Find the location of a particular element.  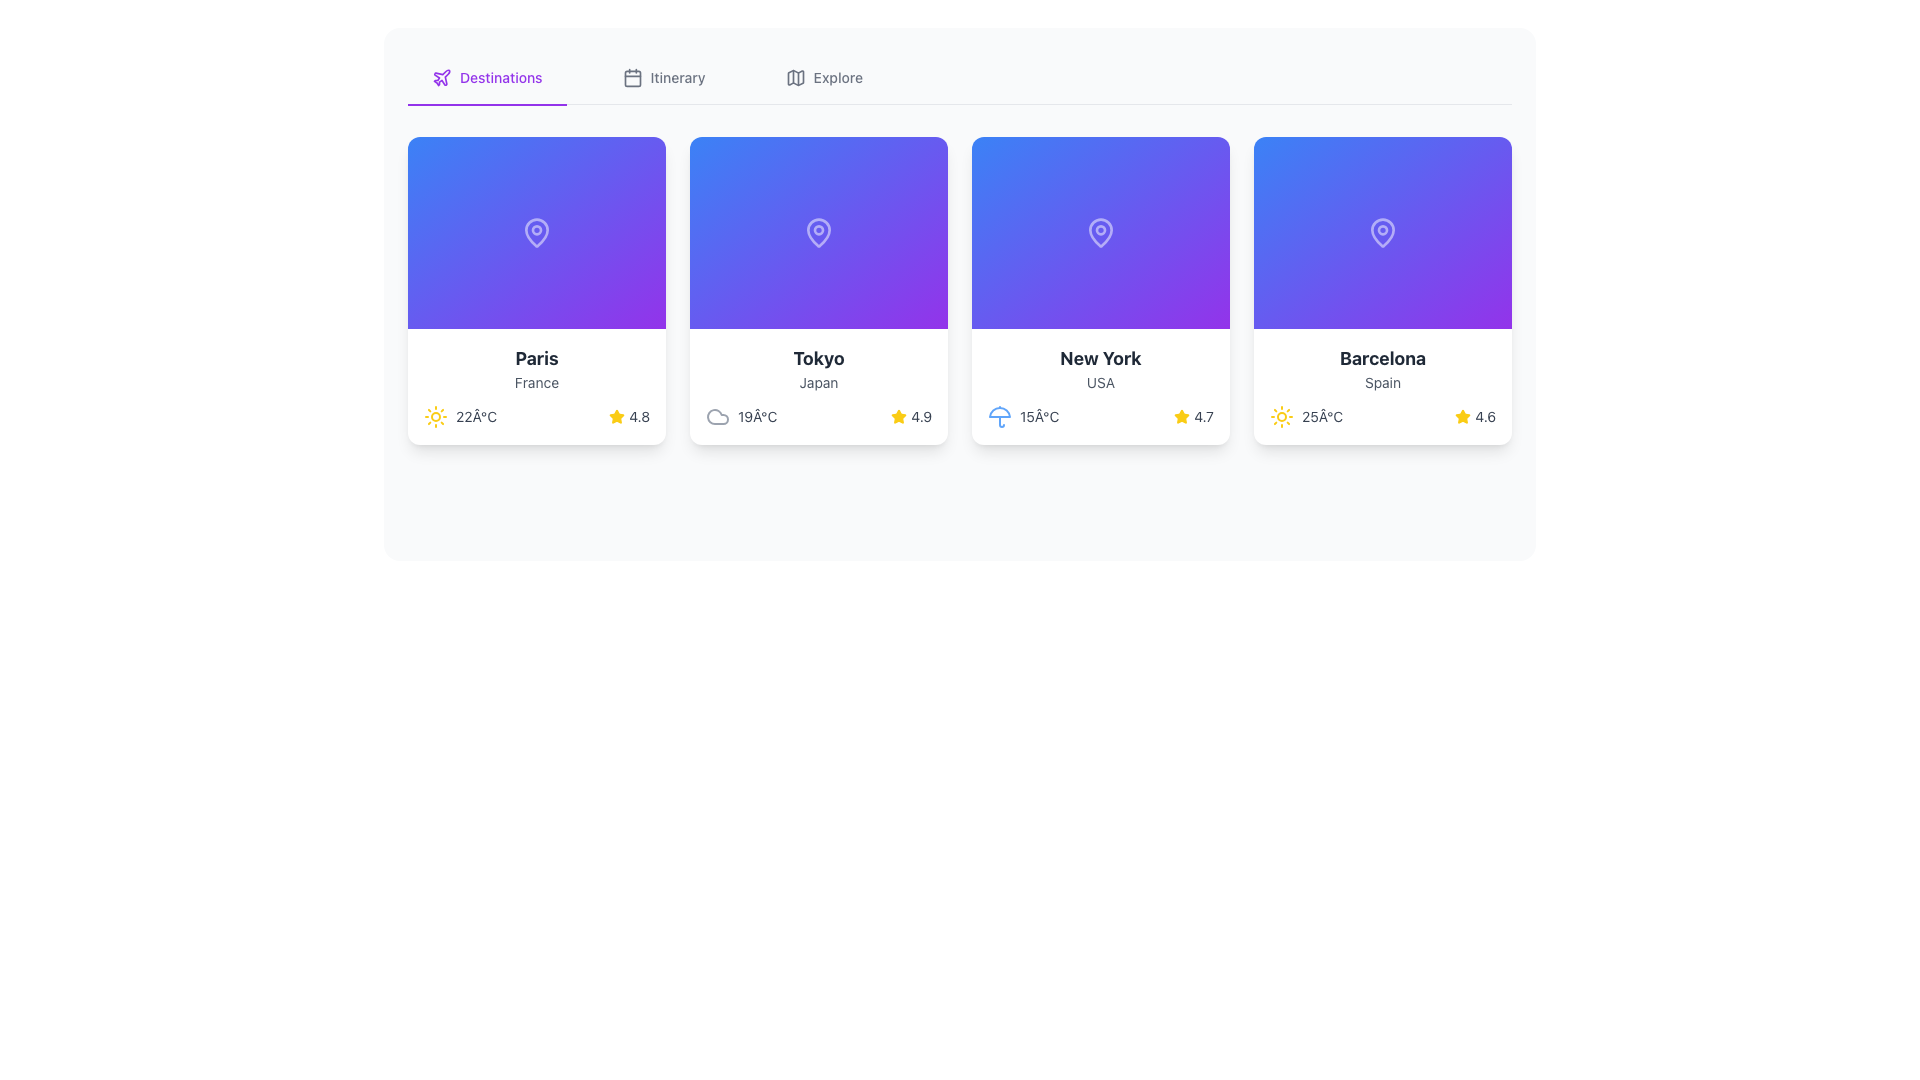

the decorative rectangular shape with rounded corners located within the calendar icon by moving the cursor to its center point is located at coordinates (631, 77).